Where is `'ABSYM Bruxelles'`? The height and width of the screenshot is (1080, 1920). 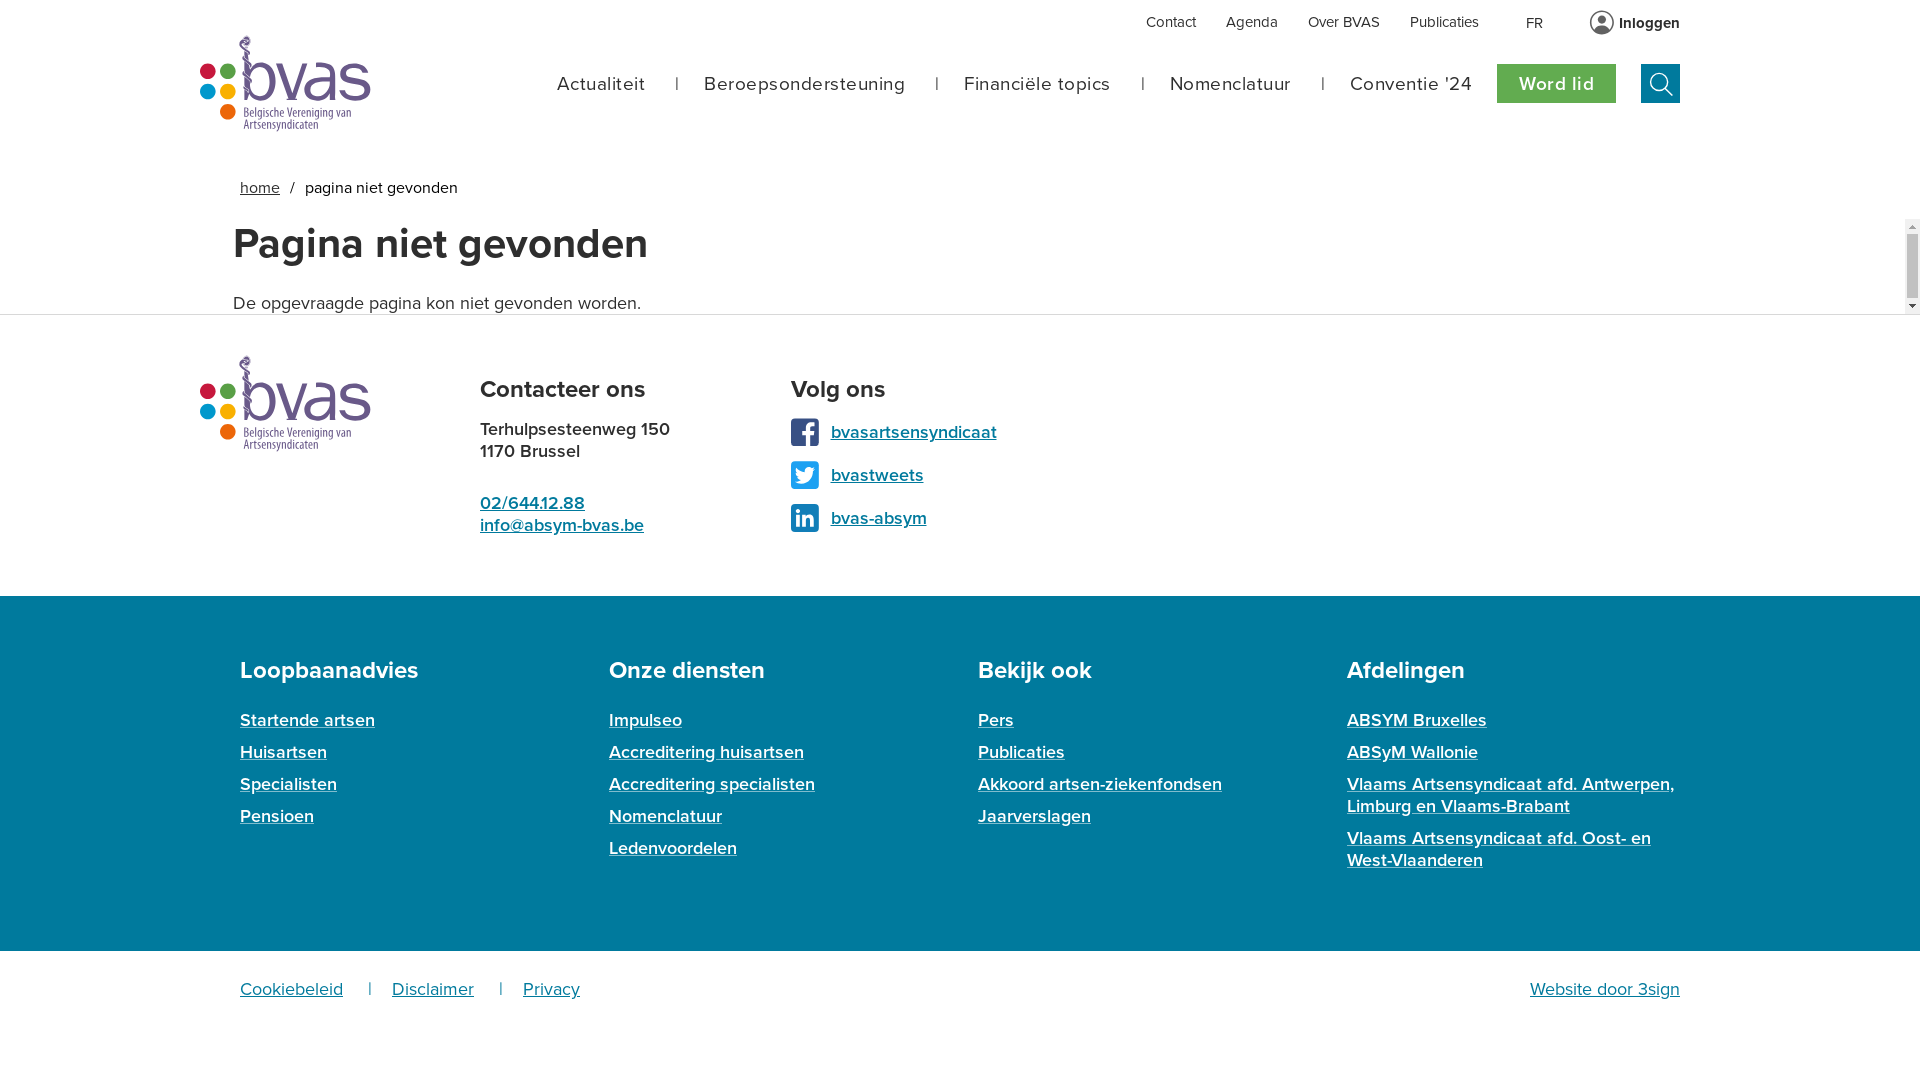
'ABSYM Bruxelles' is located at coordinates (1415, 720).